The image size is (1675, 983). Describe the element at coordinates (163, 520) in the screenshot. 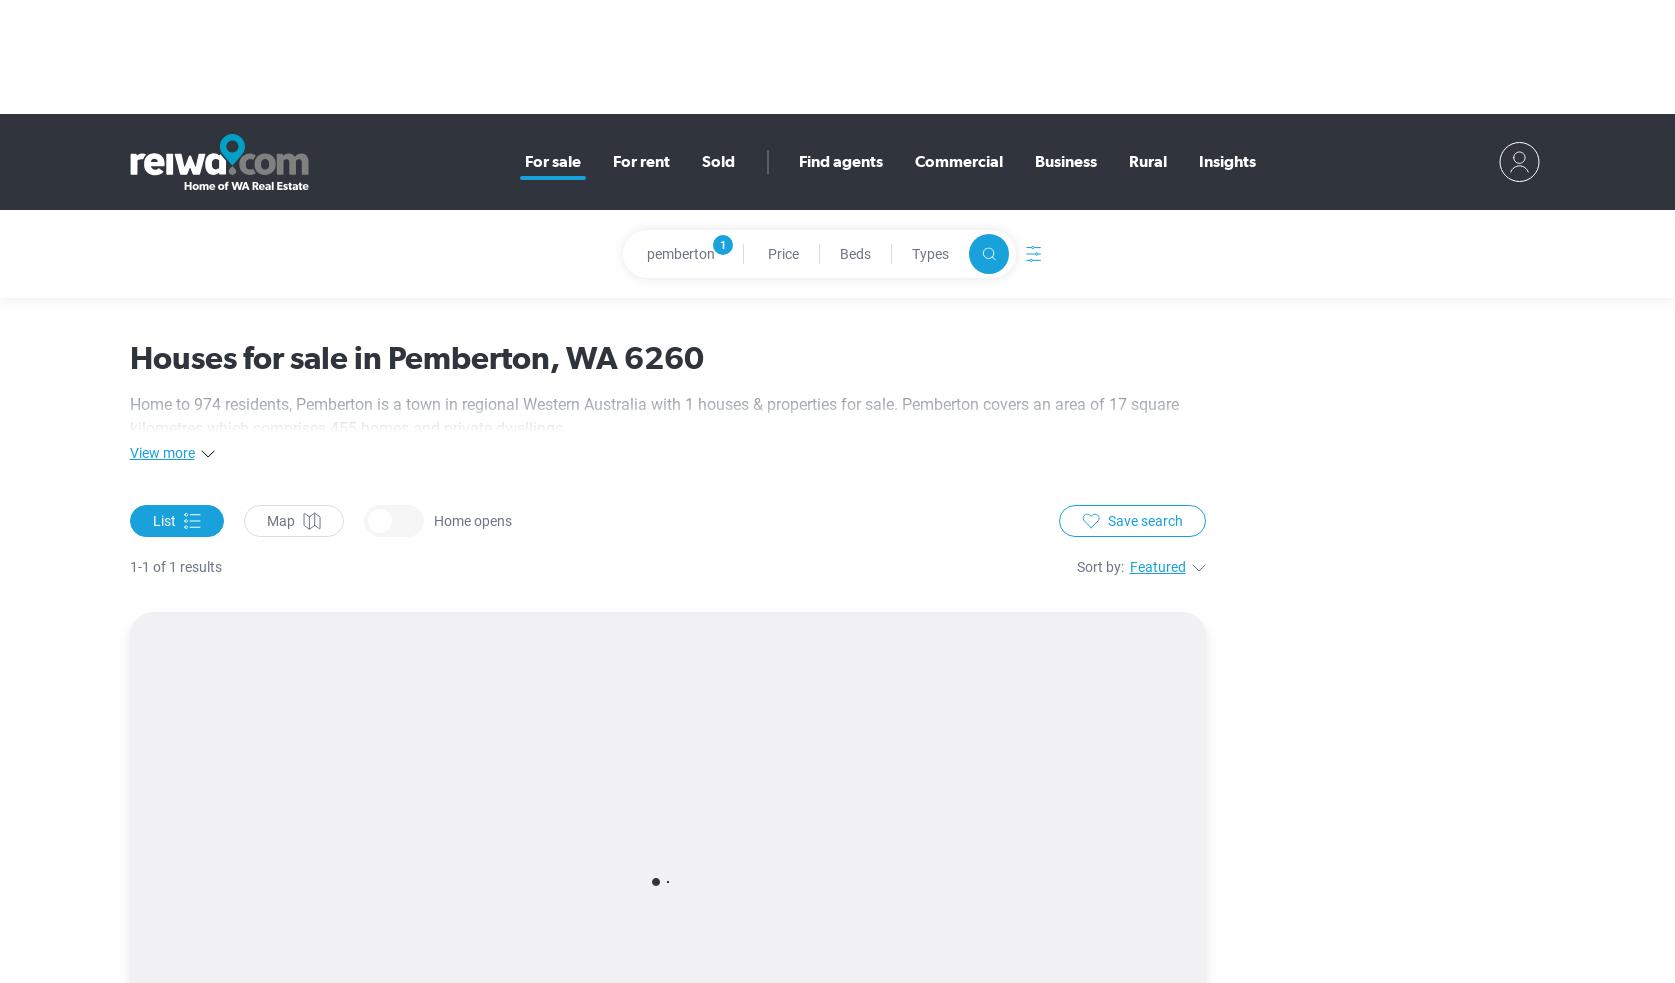

I see `'List'` at that location.